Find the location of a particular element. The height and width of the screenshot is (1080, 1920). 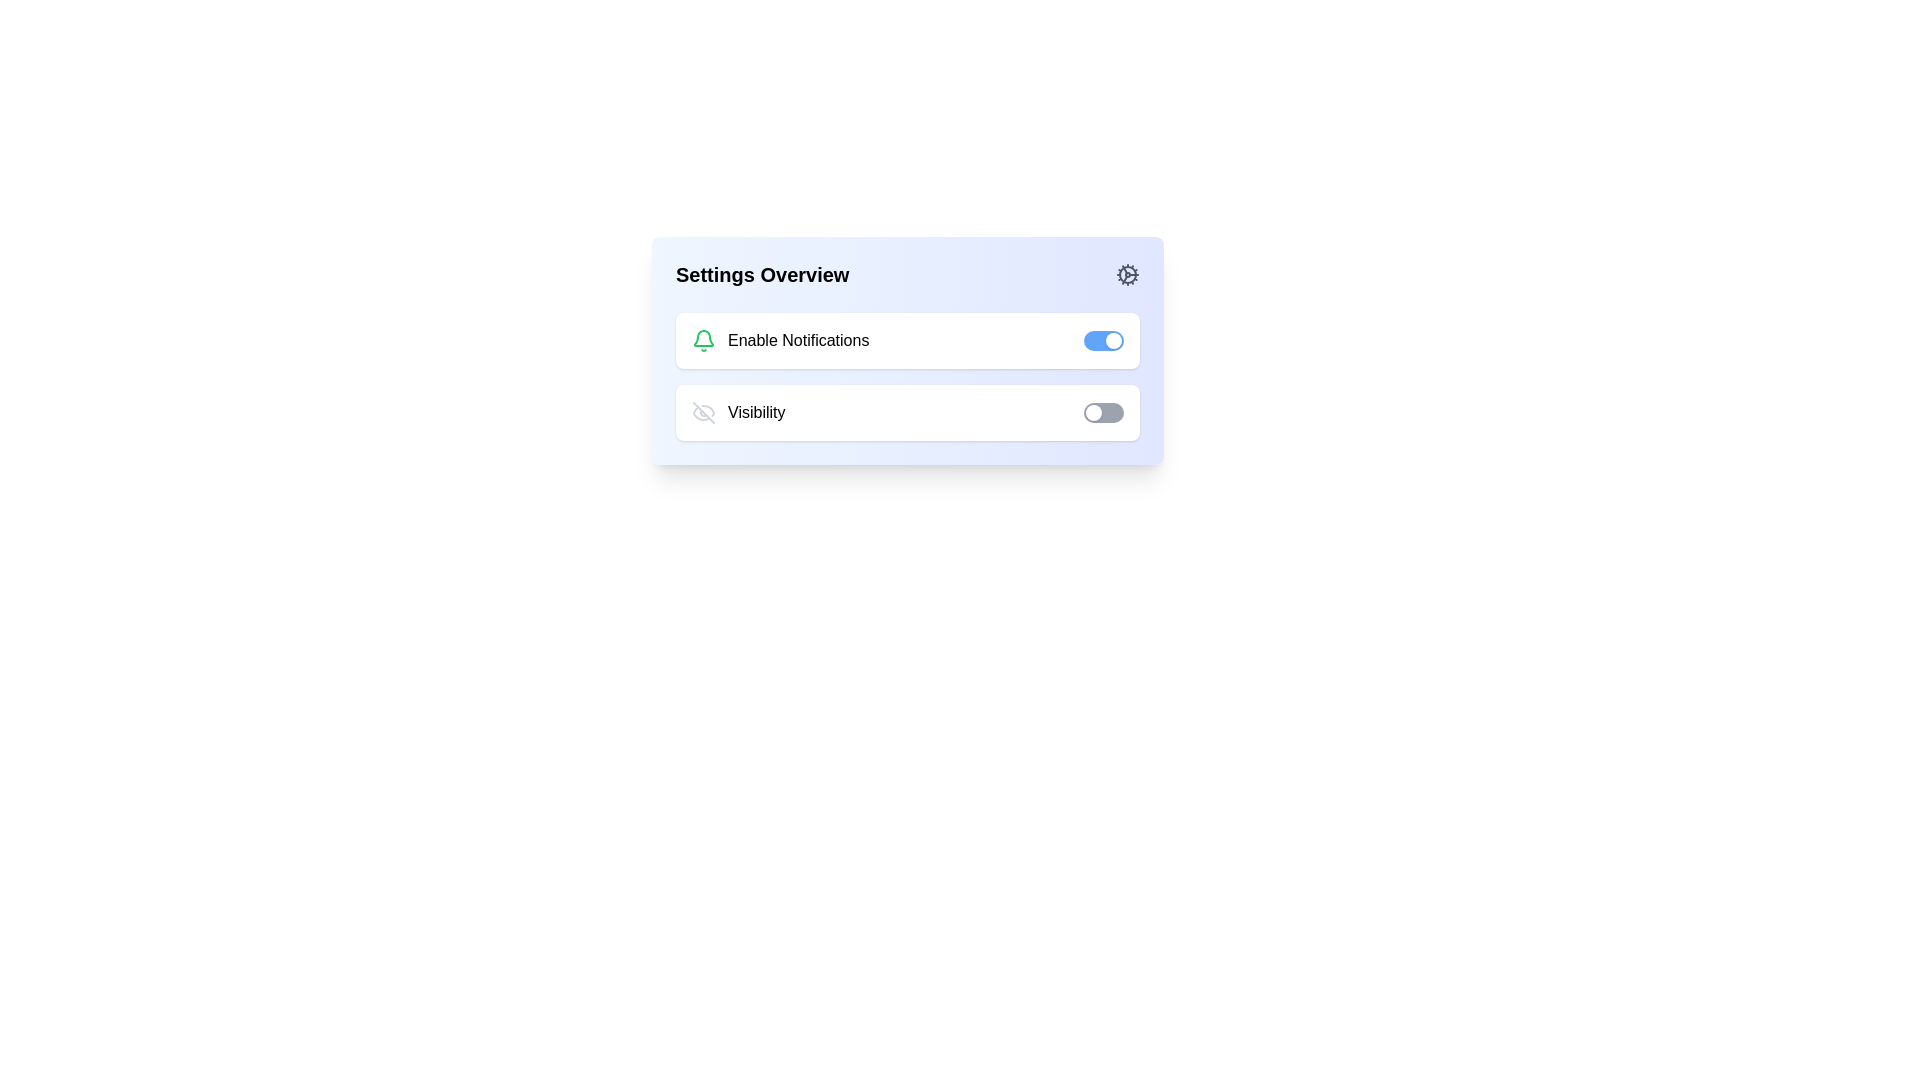

the Icon Decoration element that visually represents a 'visibility off' icon, which is a thin diagonal line crossing an eye icon in gray color, located in the settings interface is located at coordinates (704, 411).